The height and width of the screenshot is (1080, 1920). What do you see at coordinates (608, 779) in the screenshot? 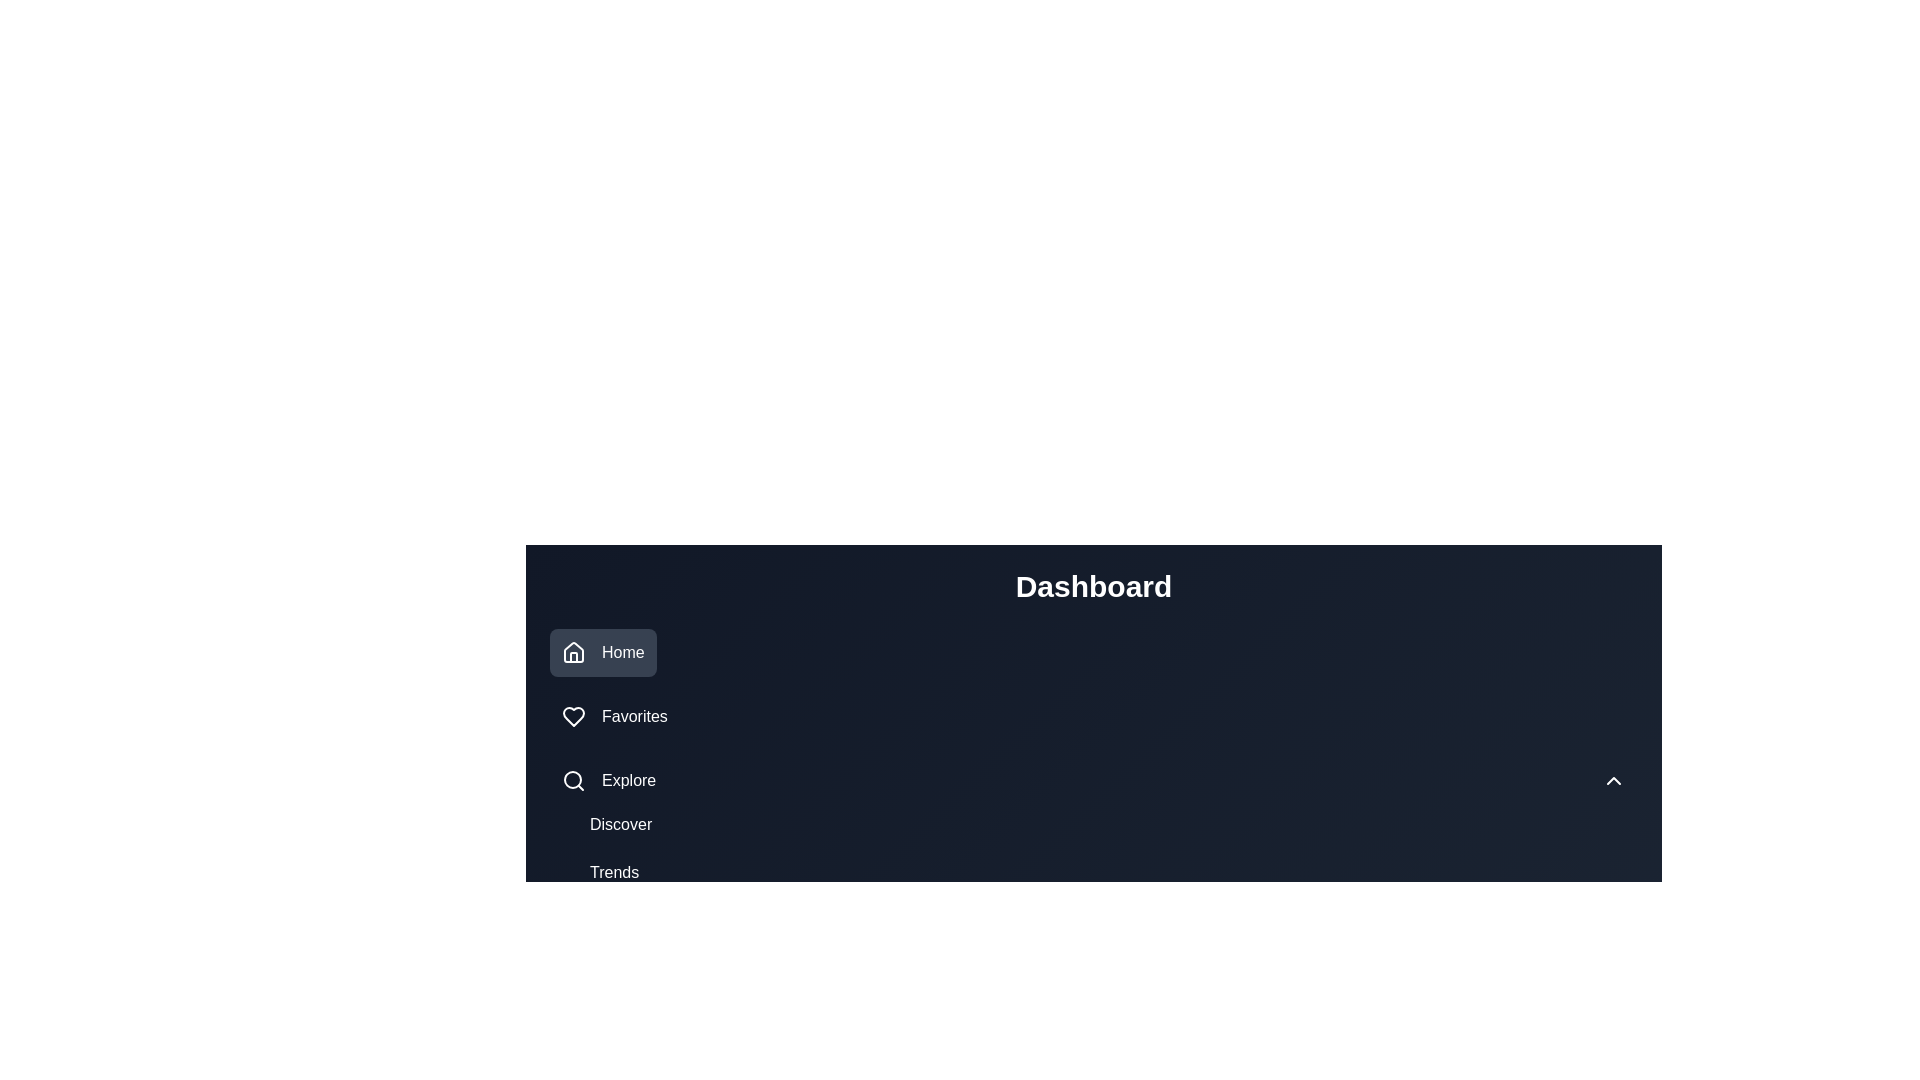
I see `the 'Explore' button, which features a magnifying glass icon followed by the text 'Explore', located in the vertical menu on the left side of the interface, positioned third below 'Favorites'` at bounding box center [608, 779].